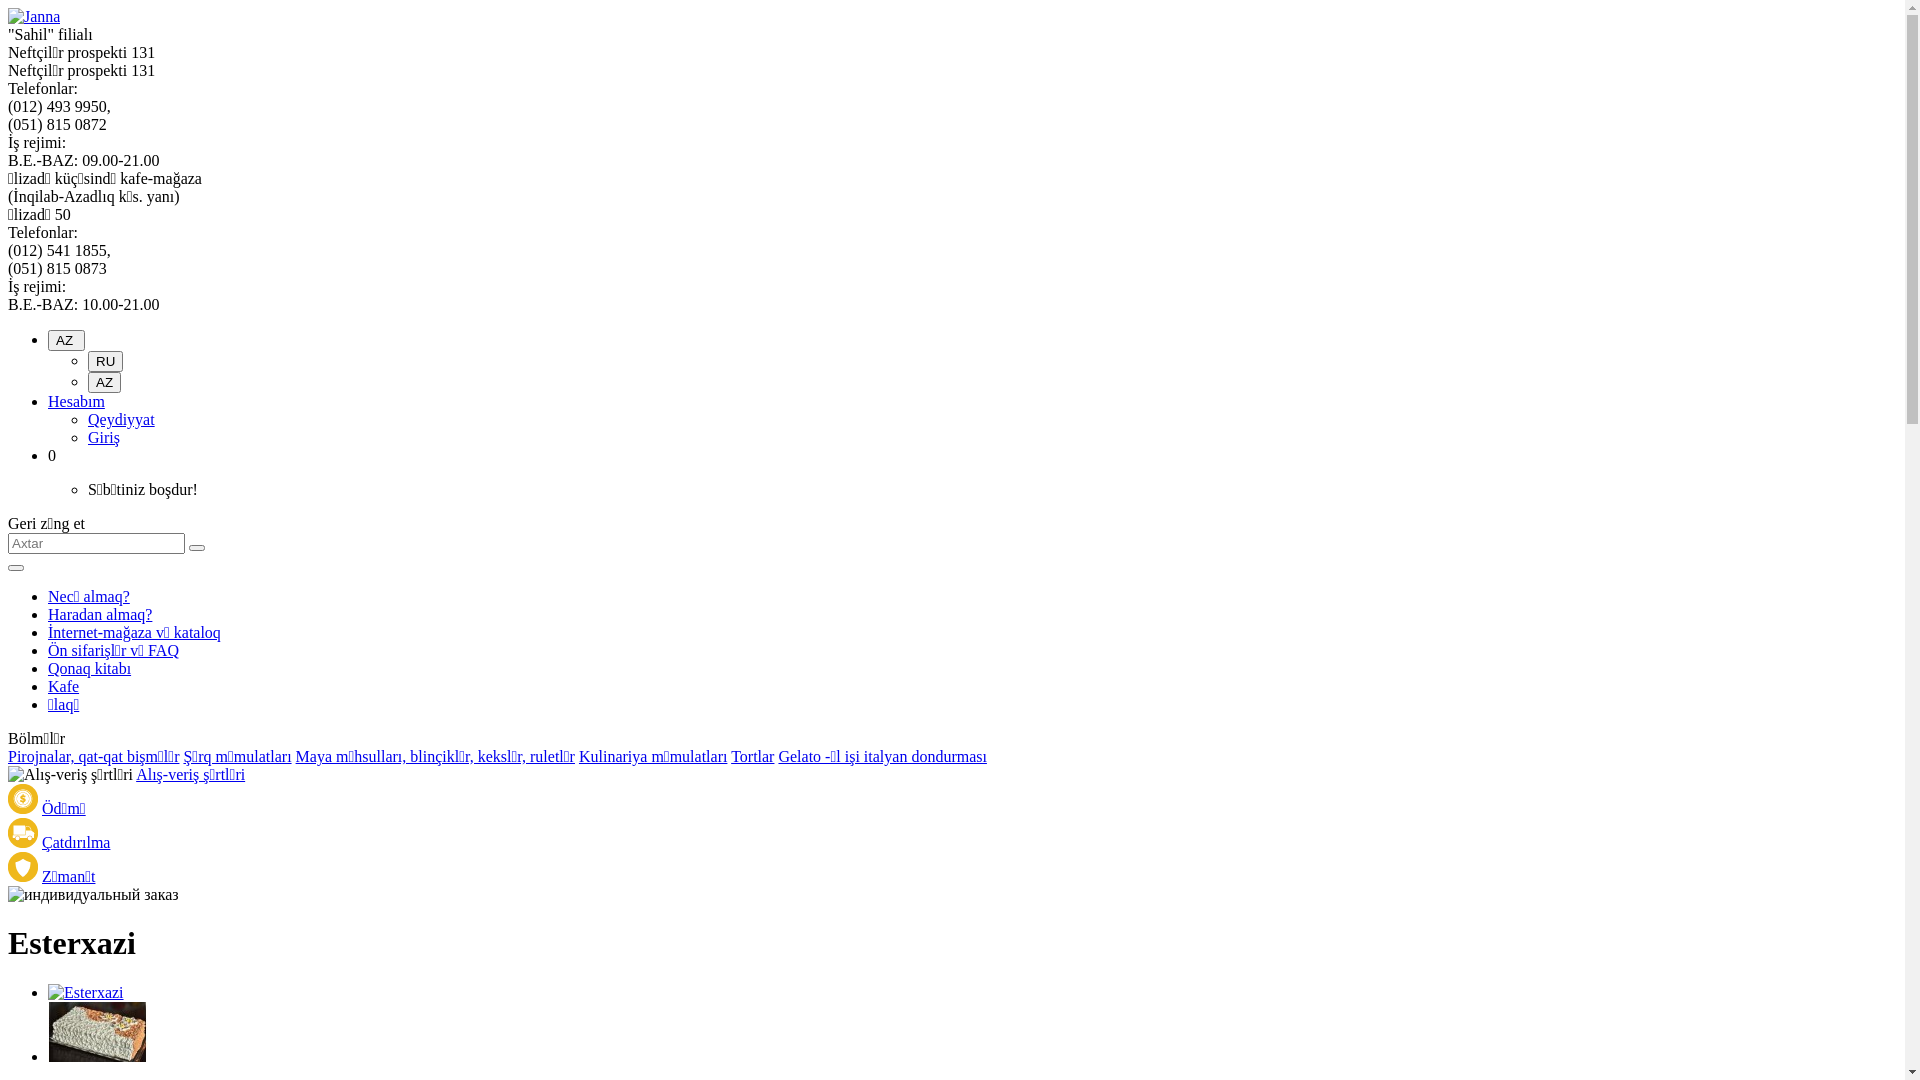 Image resolution: width=1920 pixels, height=1080 pixels. I want to click on 'Janna', so click(33, 16).